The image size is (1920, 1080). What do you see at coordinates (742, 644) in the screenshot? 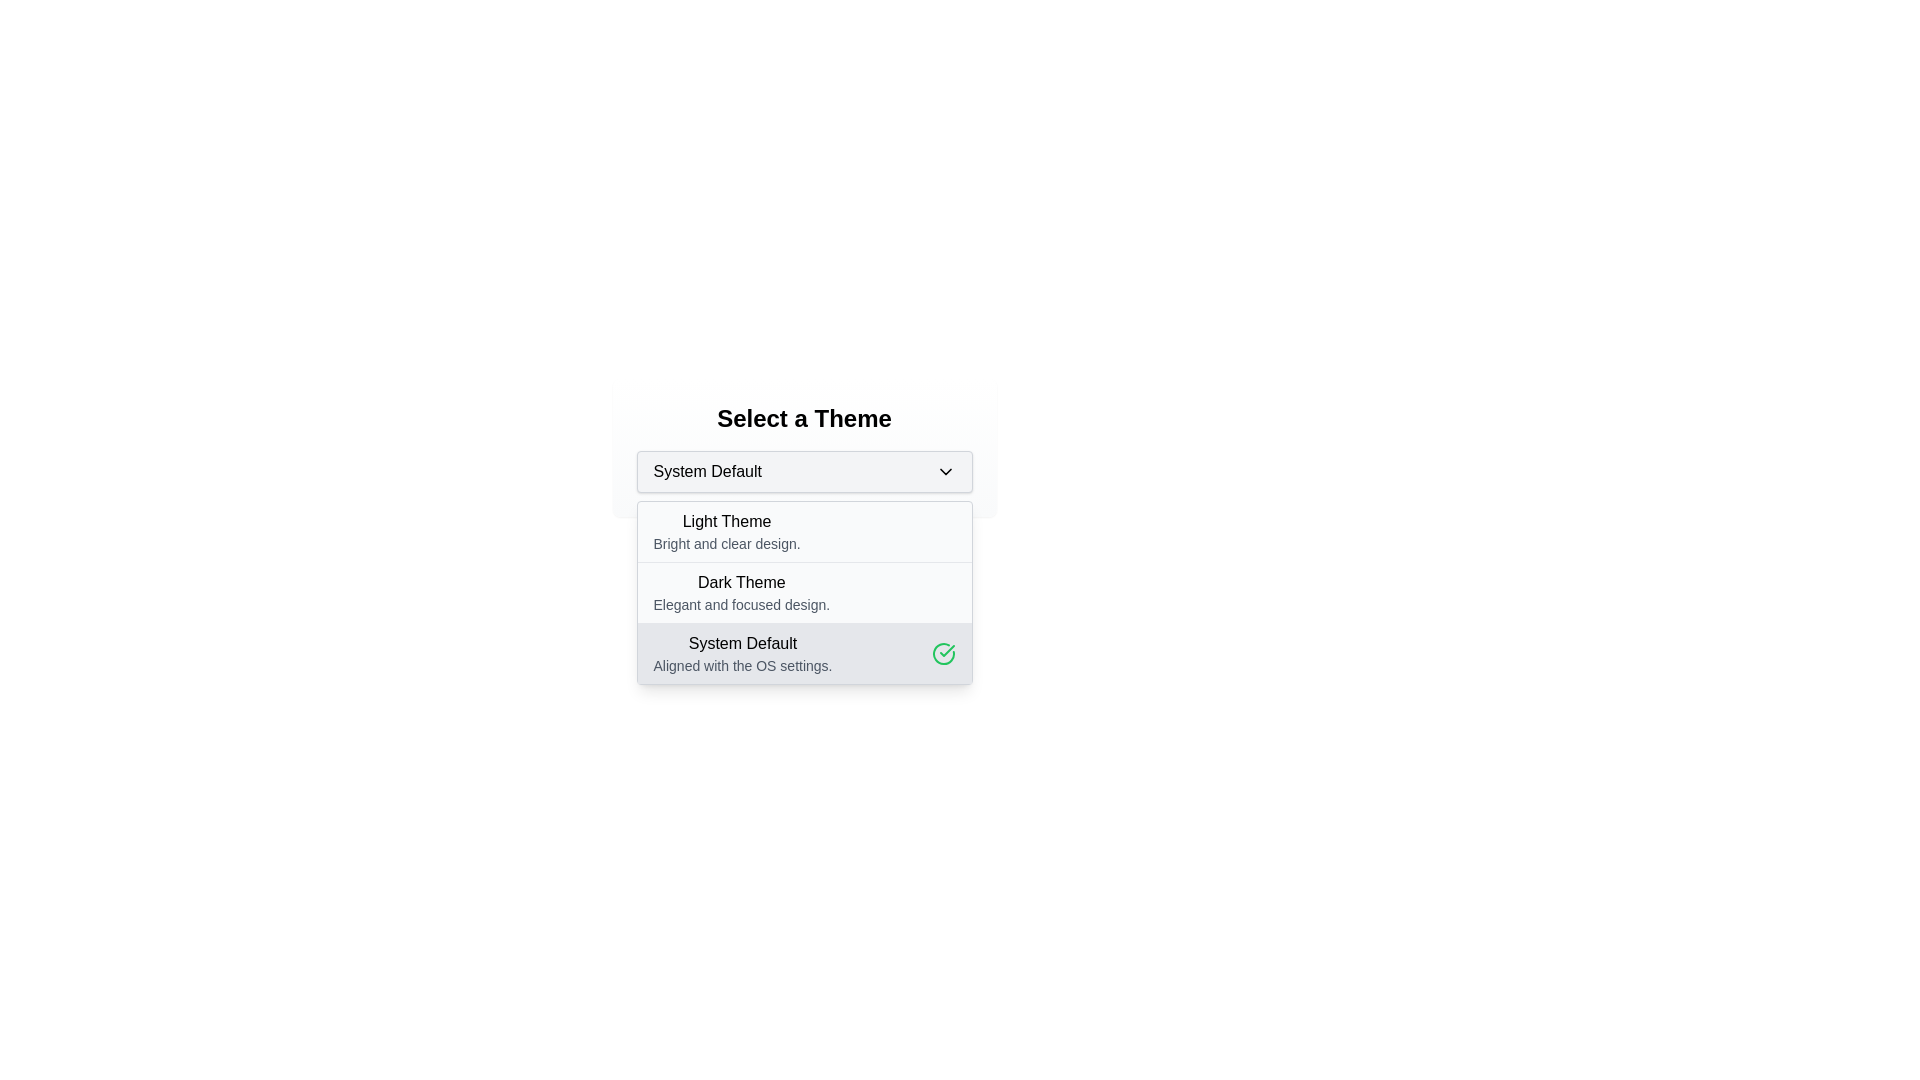
I see `the 'System Default' theme option in the dropdown menu, which is located between the 'Light Theme' and 'Dark Theme' options and above the descriptive text 'Aligned with the OS settings.'` at bounding box center [742, 644].